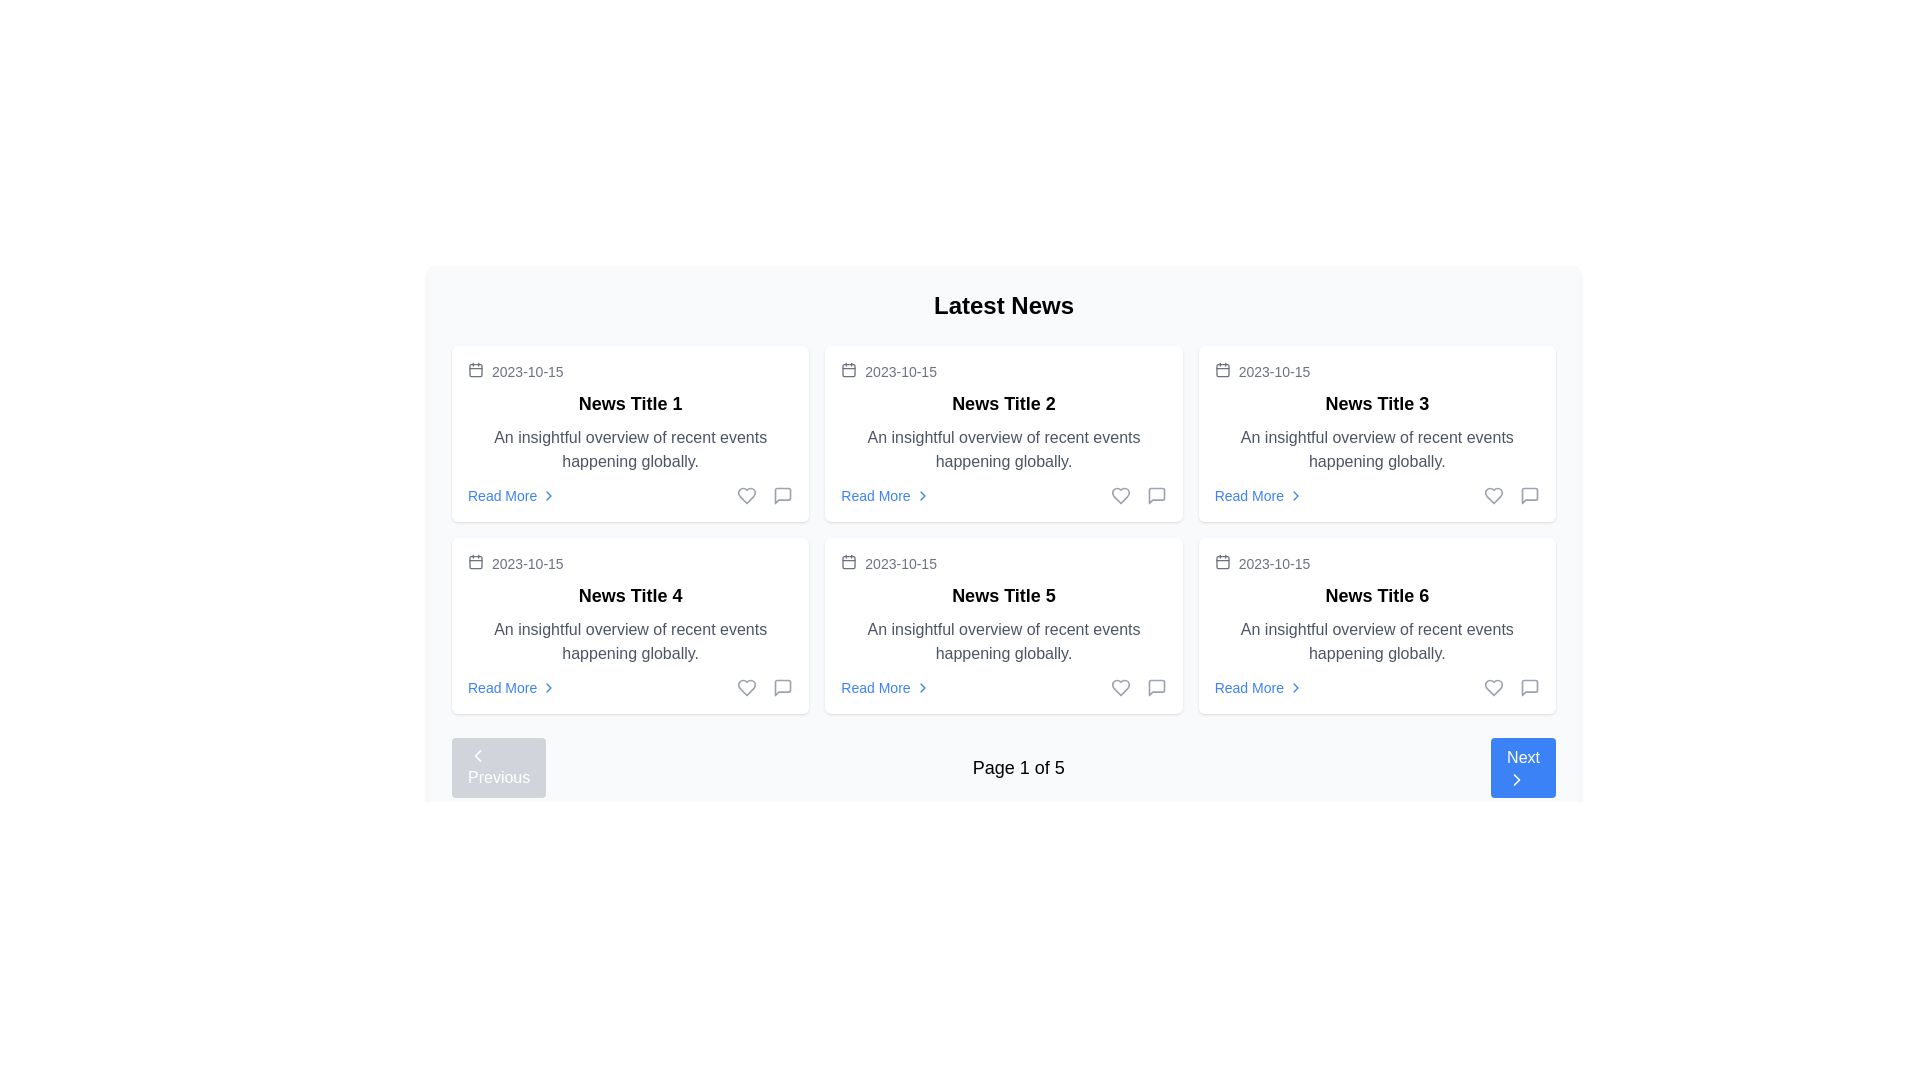 The width and height of the screenshot is (1920, 1080). I want to click on the 'Read More' link text within the 'News Title 3' card, so click(1248, 495).